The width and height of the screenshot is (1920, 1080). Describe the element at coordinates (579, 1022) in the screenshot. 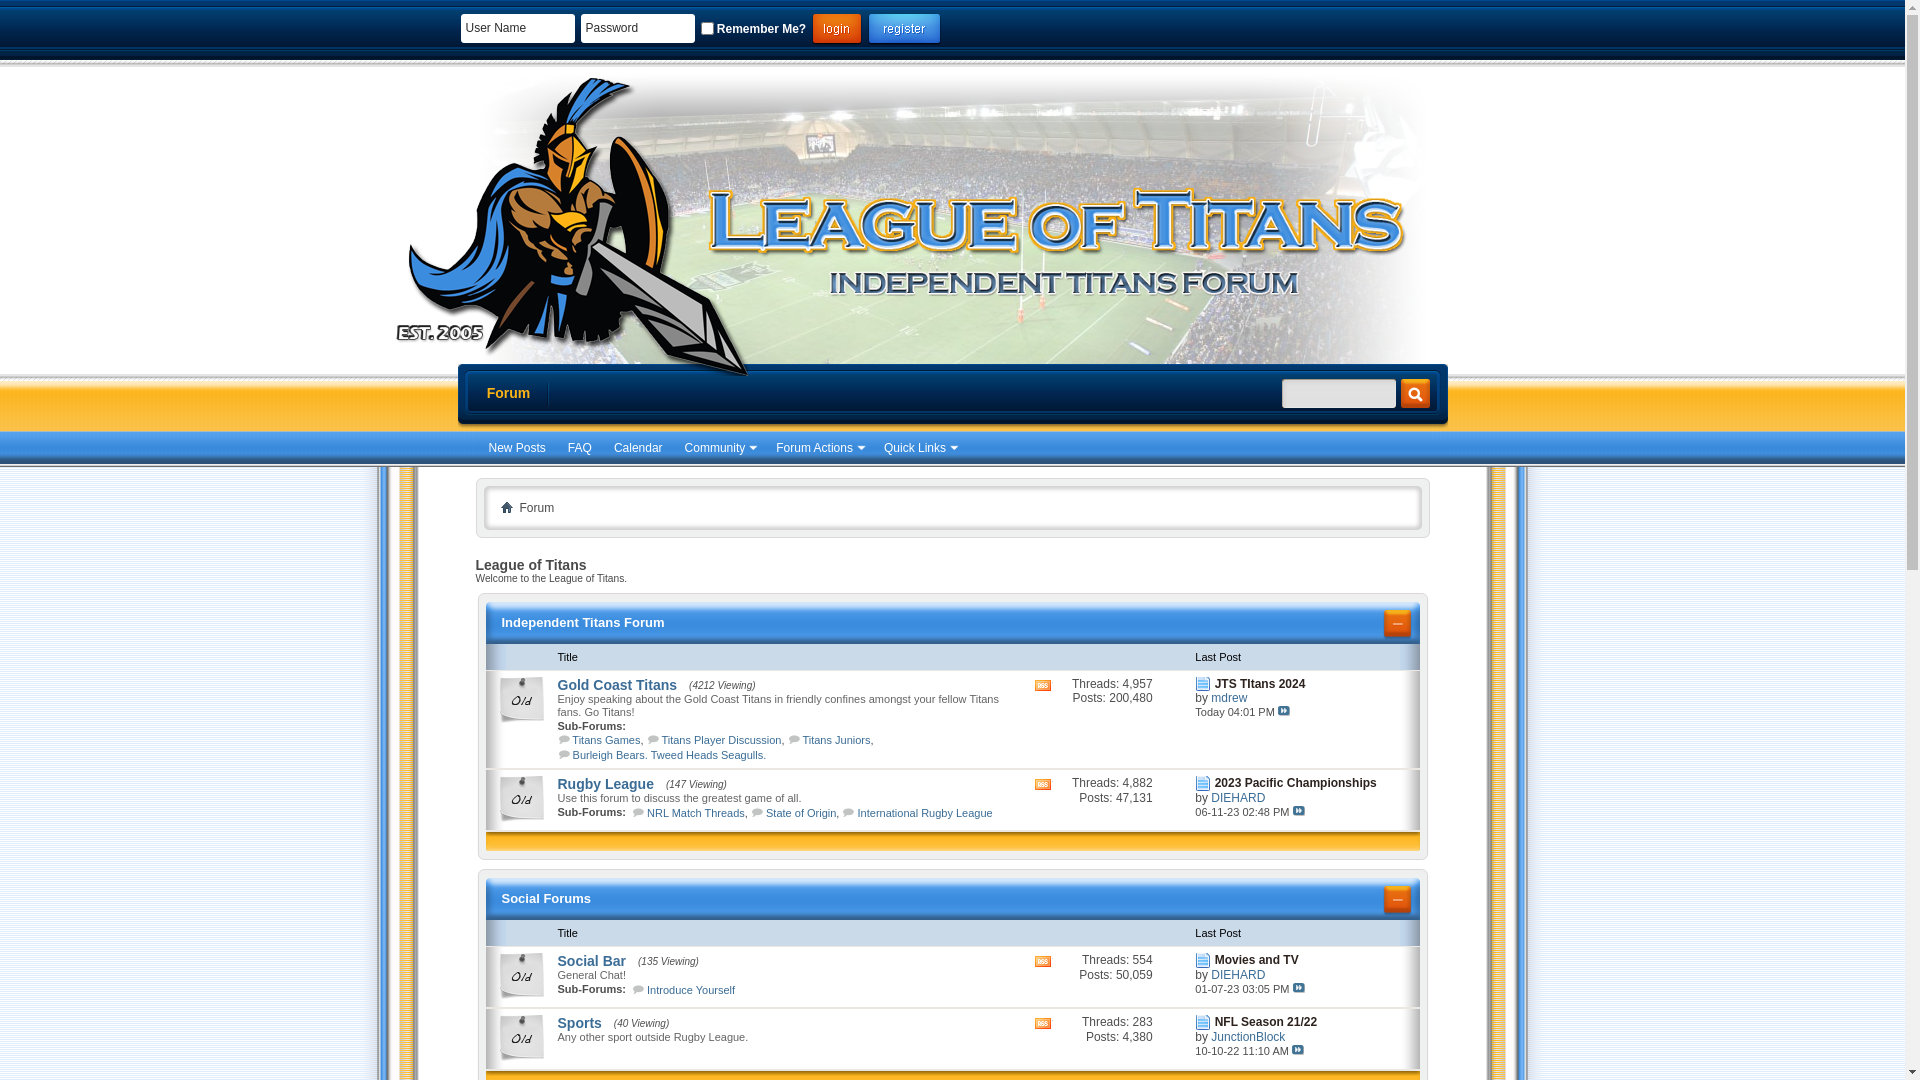

I see `'Sports'` at that location.